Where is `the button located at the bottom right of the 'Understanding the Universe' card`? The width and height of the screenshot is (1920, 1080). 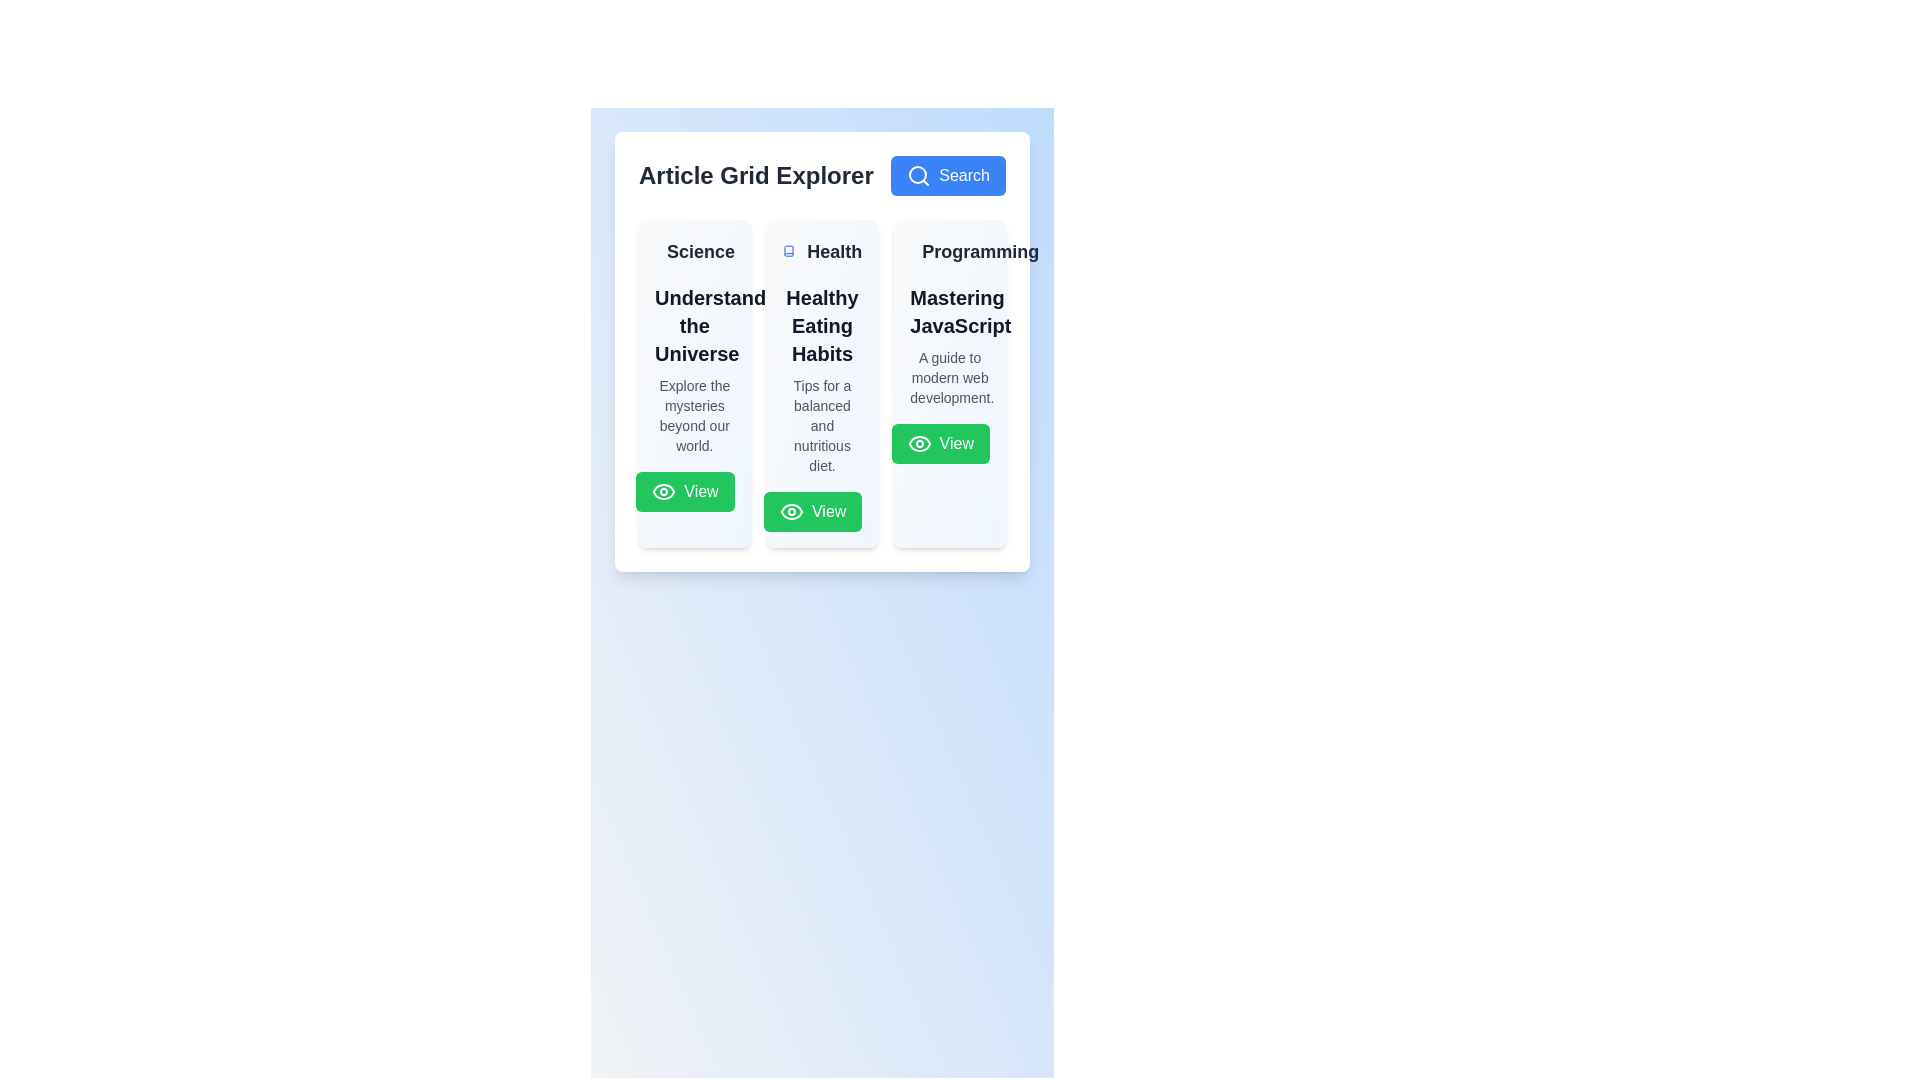 the button located at the bottom right of the 'Understanding the Universe' card is located at coordinates (694, 492).